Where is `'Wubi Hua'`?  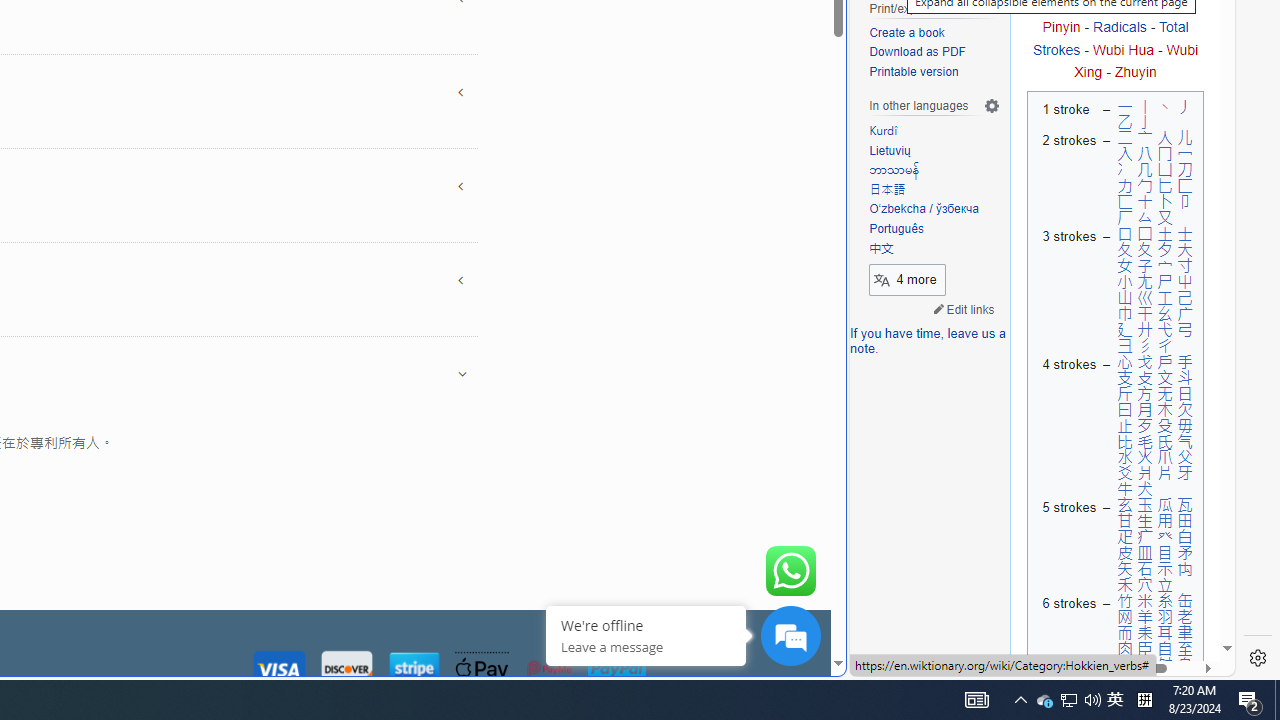 'Wubi Hua' is located at coordinates (1123, 48).